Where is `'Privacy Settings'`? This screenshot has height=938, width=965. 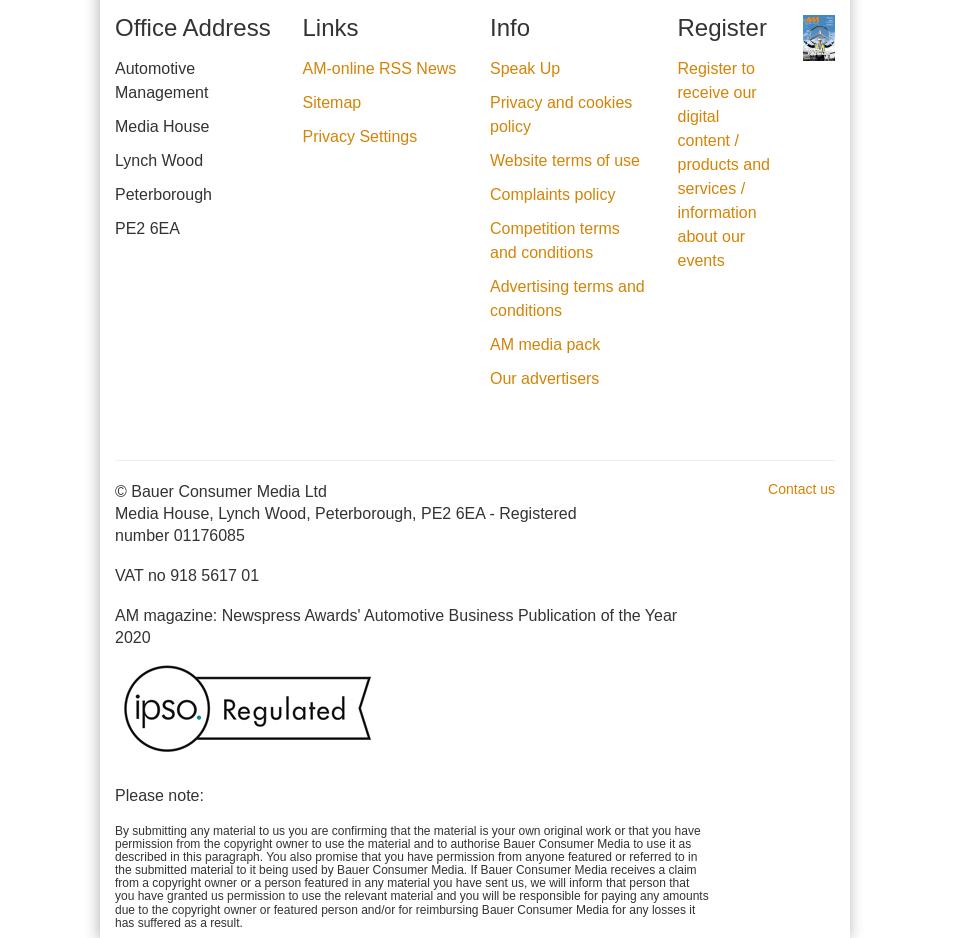
'Privacy Settings' is located at coordinates (359, 135).